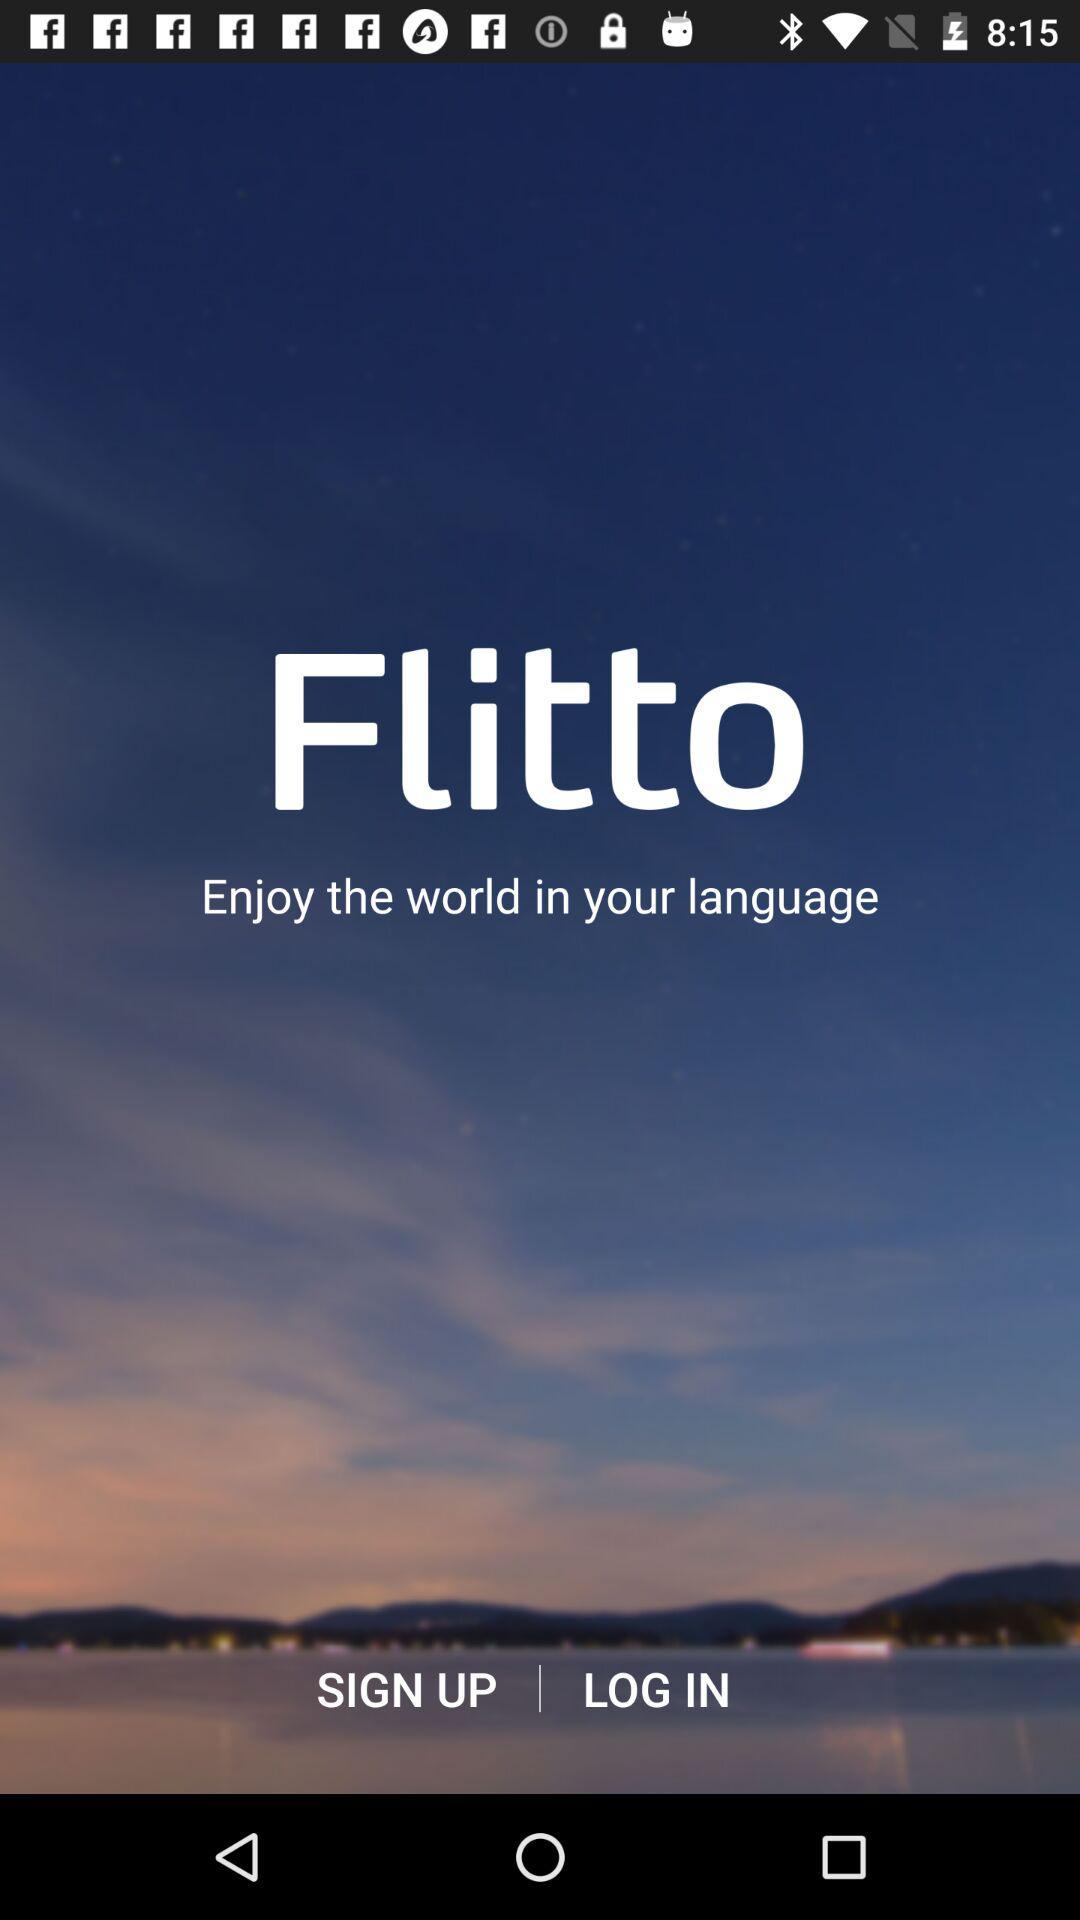 The image size is (1080, 1920). What do you see at coordinates (405, 1688) in the screenshot?
I see `the sign up icon` at bounding box center [405, 1688].